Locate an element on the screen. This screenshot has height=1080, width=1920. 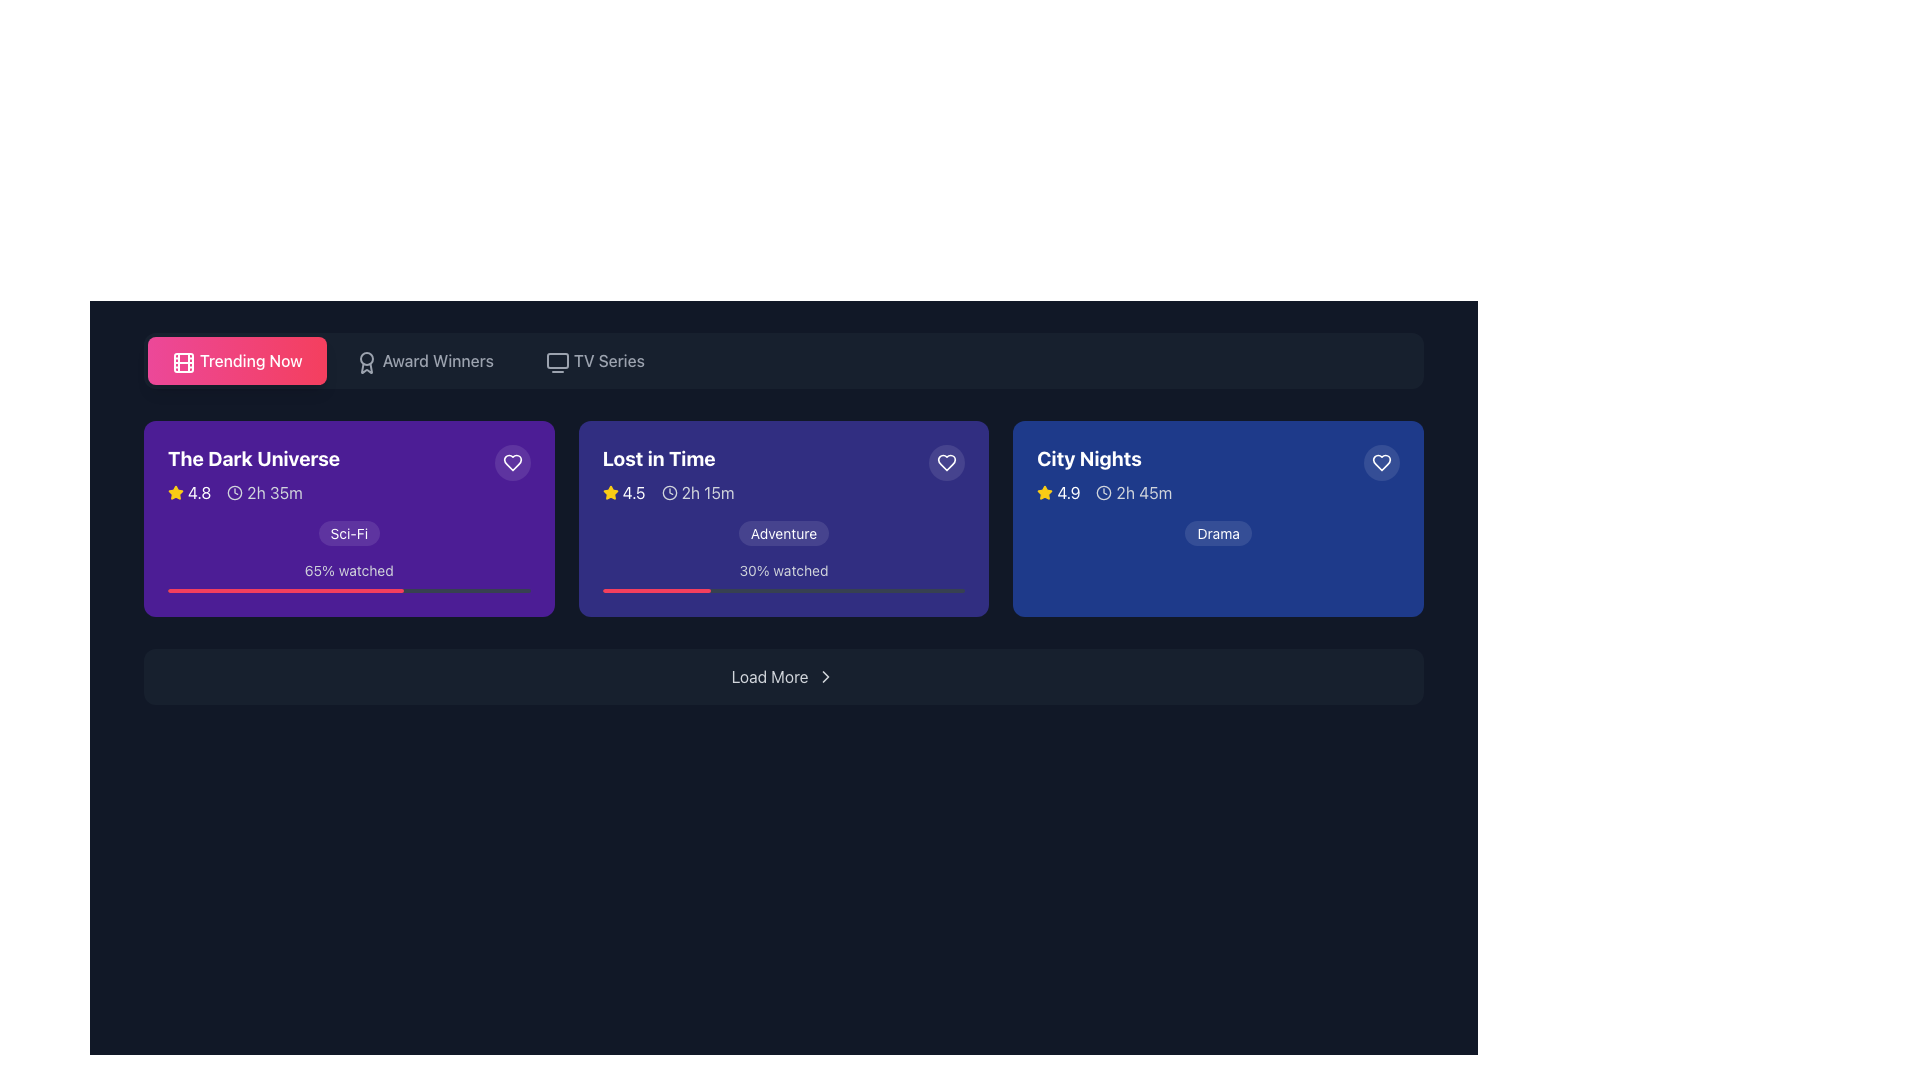
the yellow star icon that is an embellishment displaying a rating, located before the numeric rating '4.8' in the movie card titled 'The Dark Universe' is located at coordinates (176, 493).